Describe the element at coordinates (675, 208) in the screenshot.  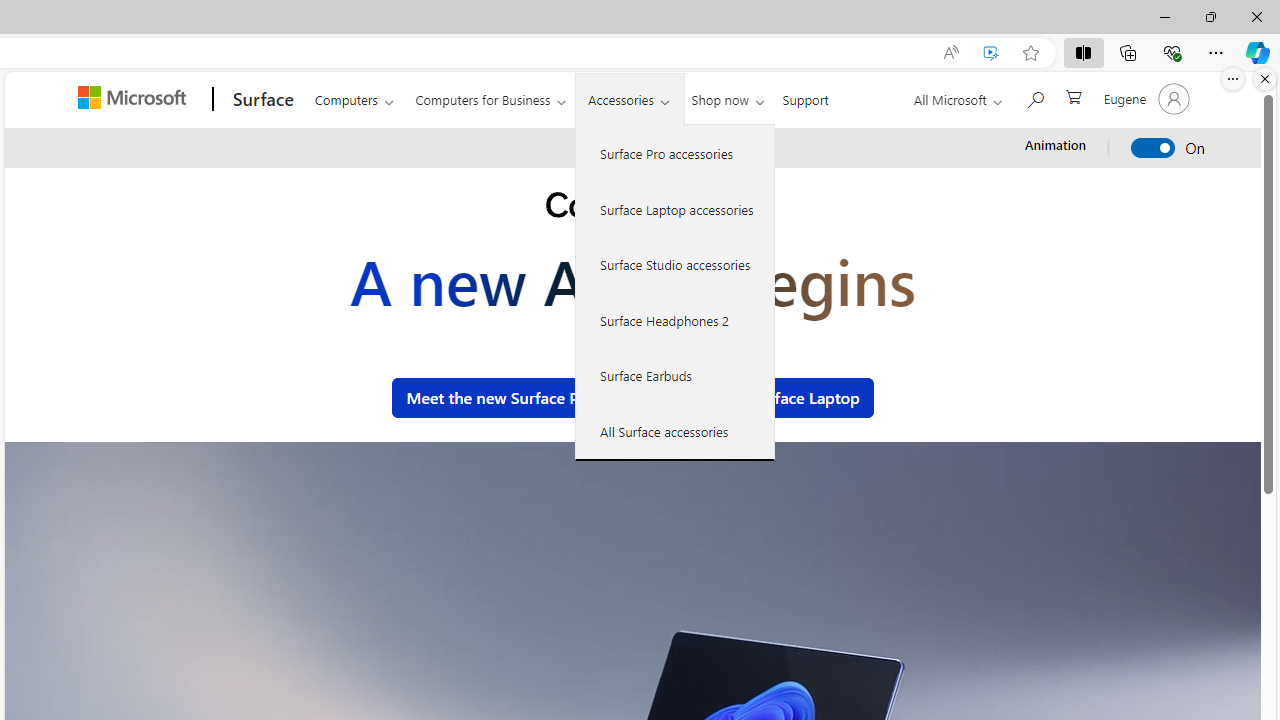
I see `'Surface Laptop accessories'` at that location.